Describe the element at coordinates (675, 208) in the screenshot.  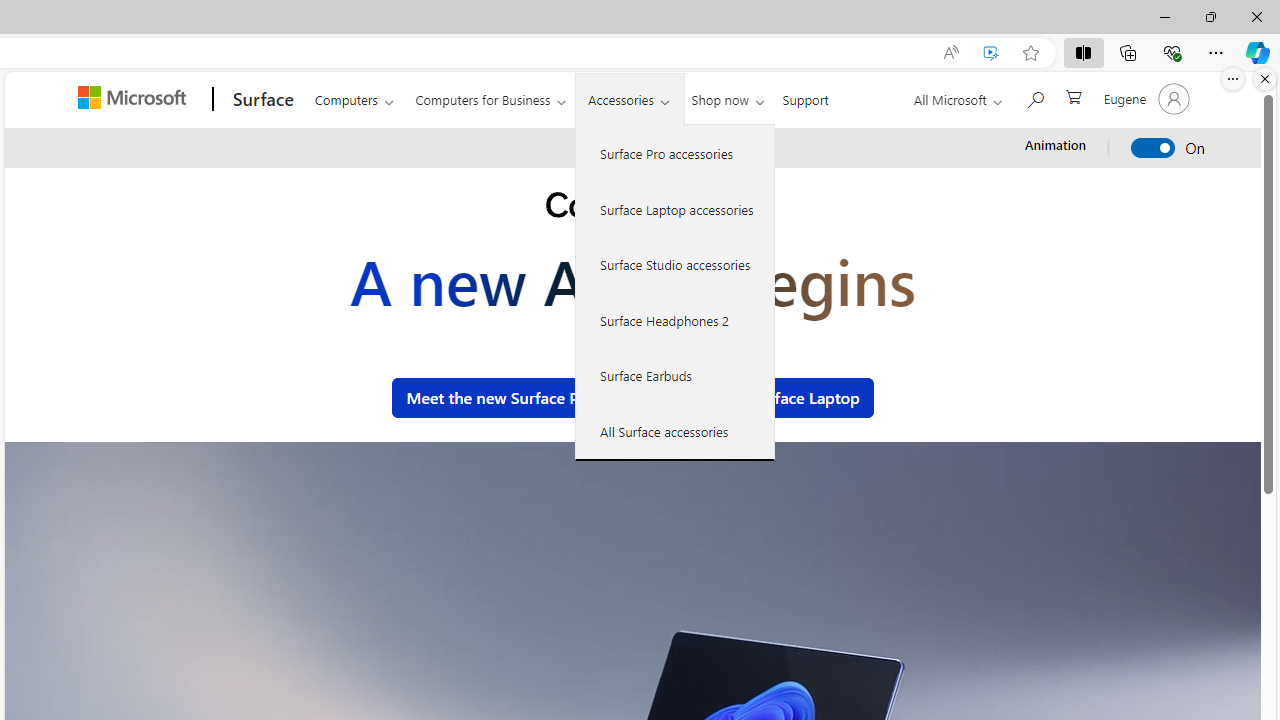
I see `'Surface Laptop accessories'` at that location.